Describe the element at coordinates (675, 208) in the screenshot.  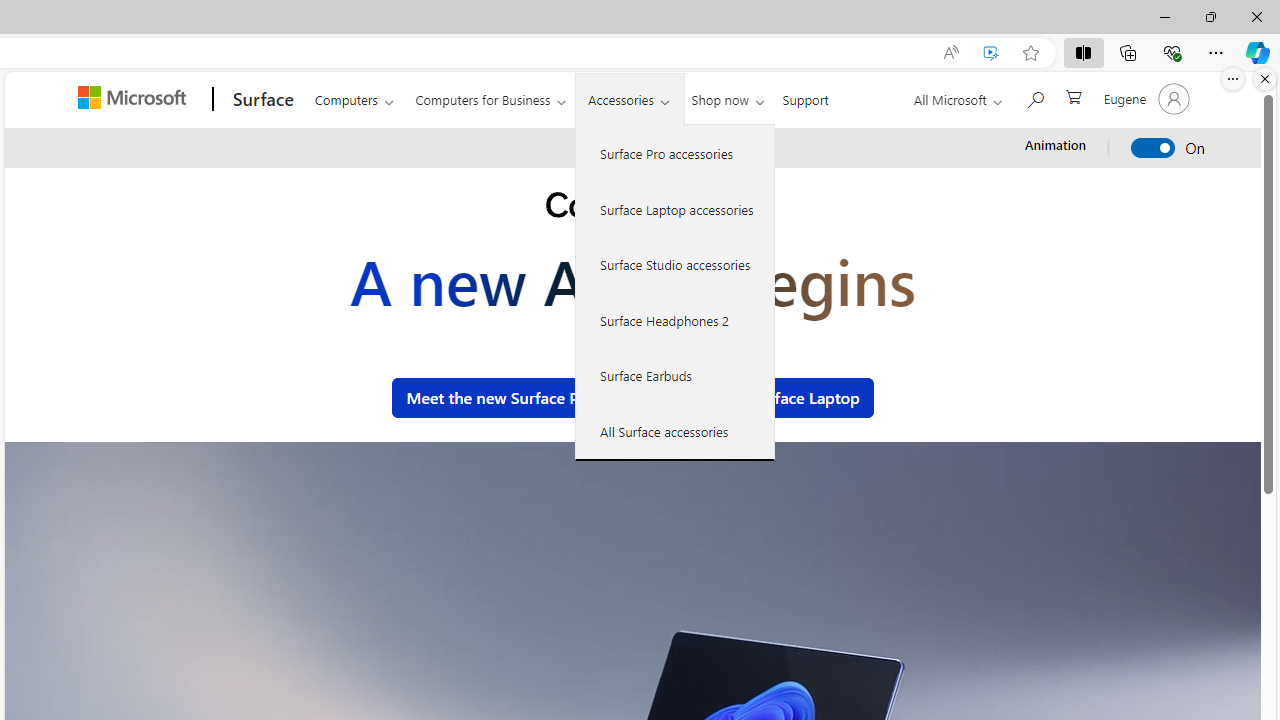
I see `'Surface Laptop accessories'` at that location.